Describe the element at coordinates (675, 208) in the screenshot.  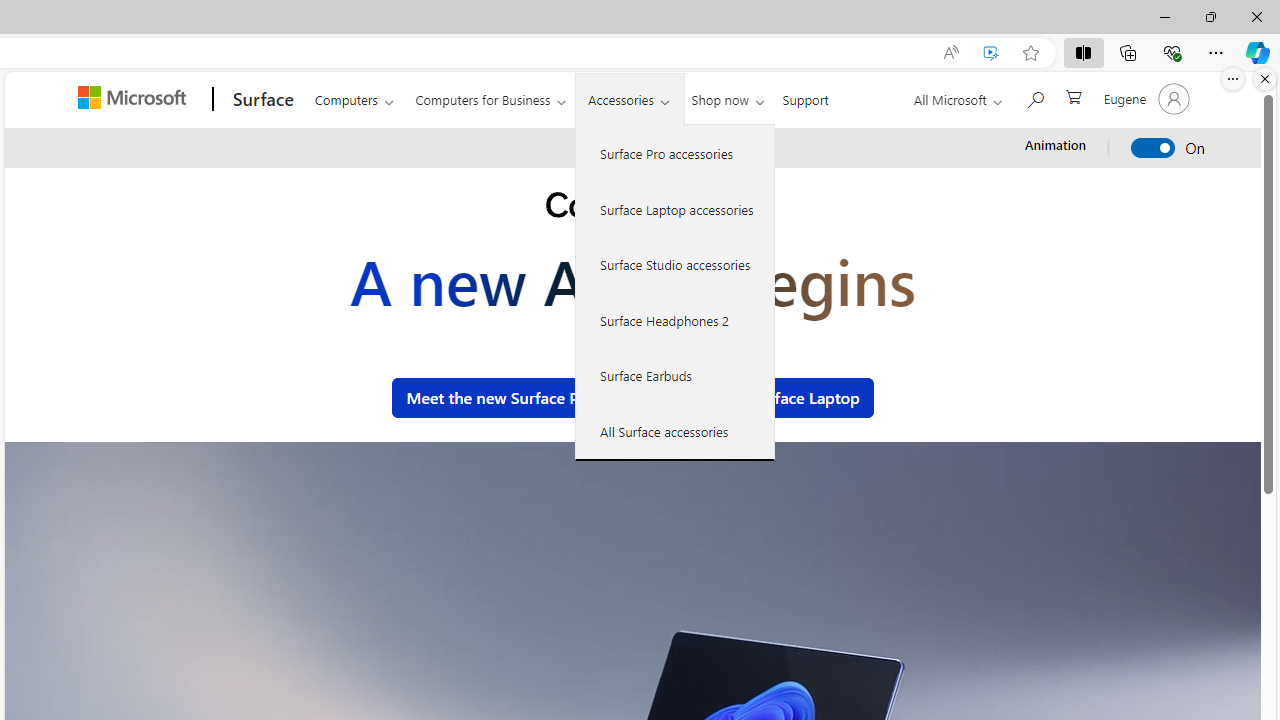
I see `'Surface Laptop accessories'` at that location.